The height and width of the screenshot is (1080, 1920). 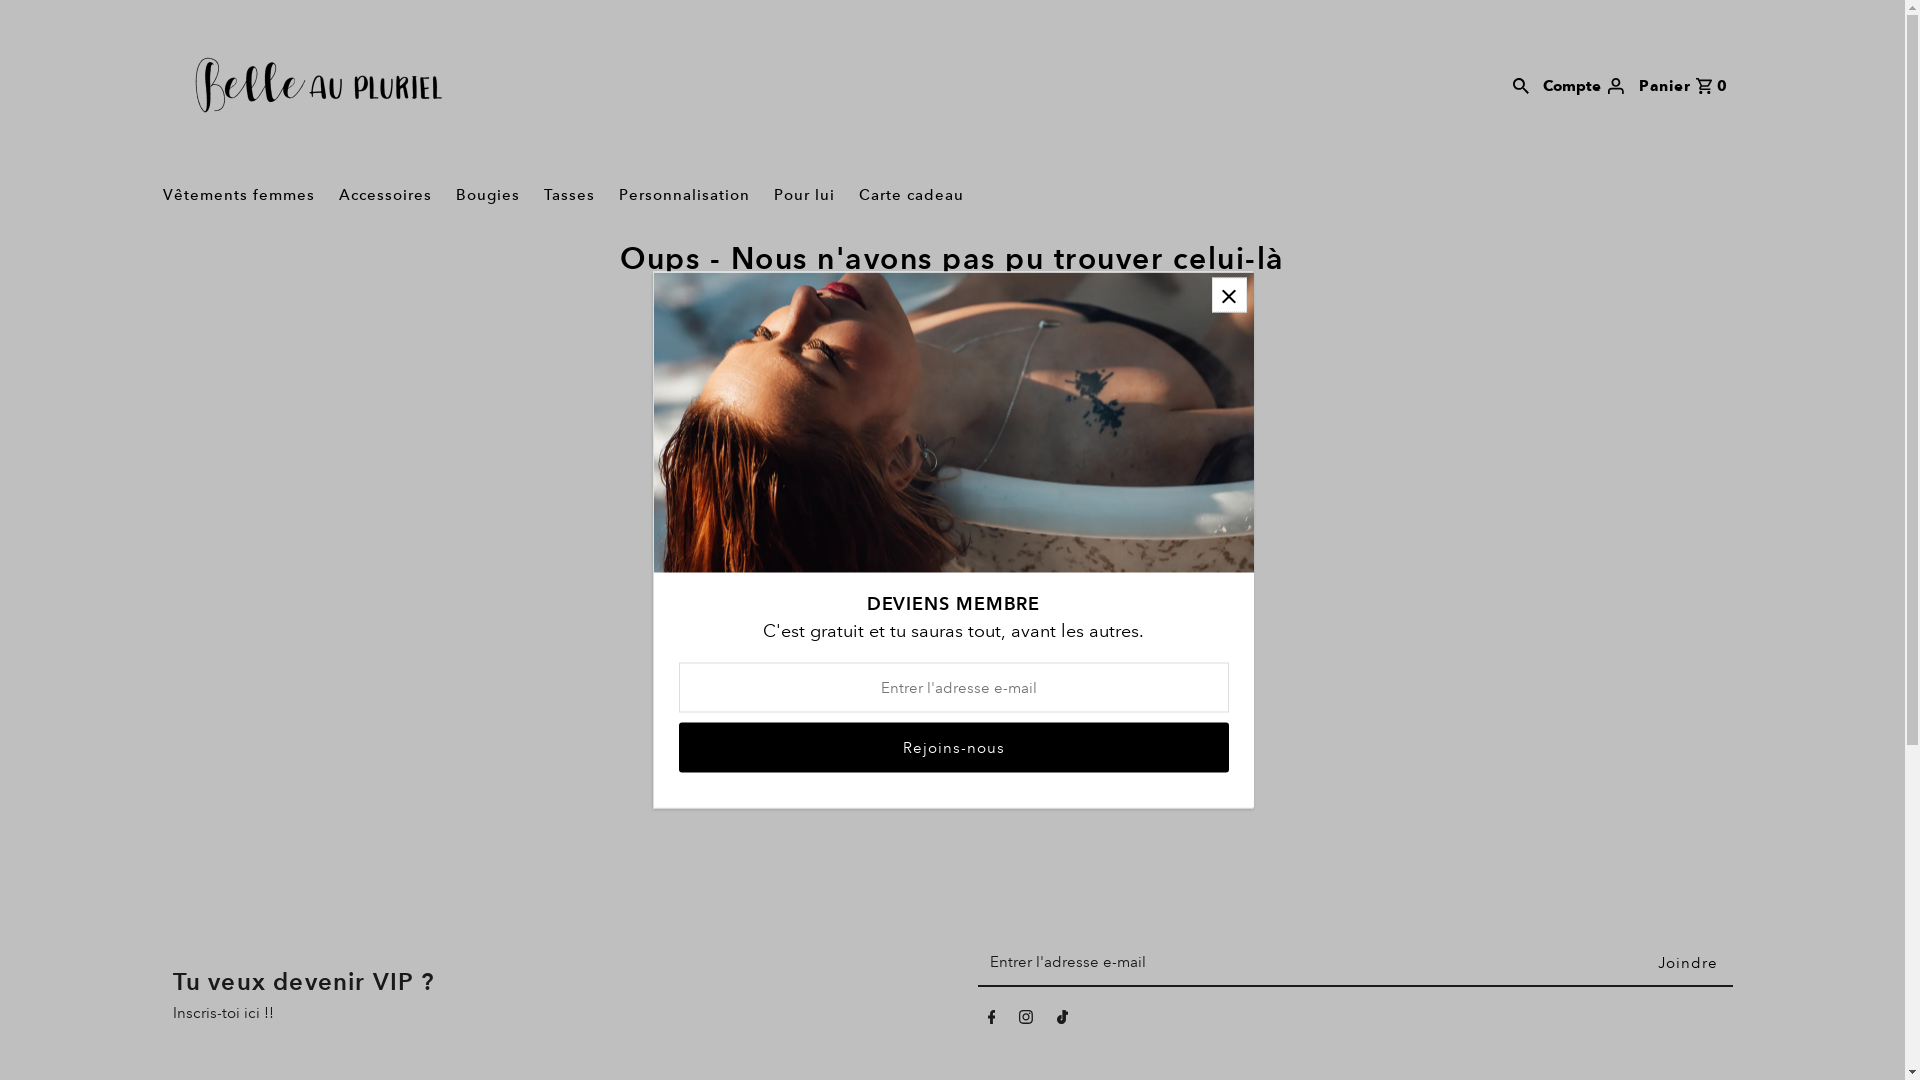 I want to click on 'Bougies', so click(x=445, y=195).